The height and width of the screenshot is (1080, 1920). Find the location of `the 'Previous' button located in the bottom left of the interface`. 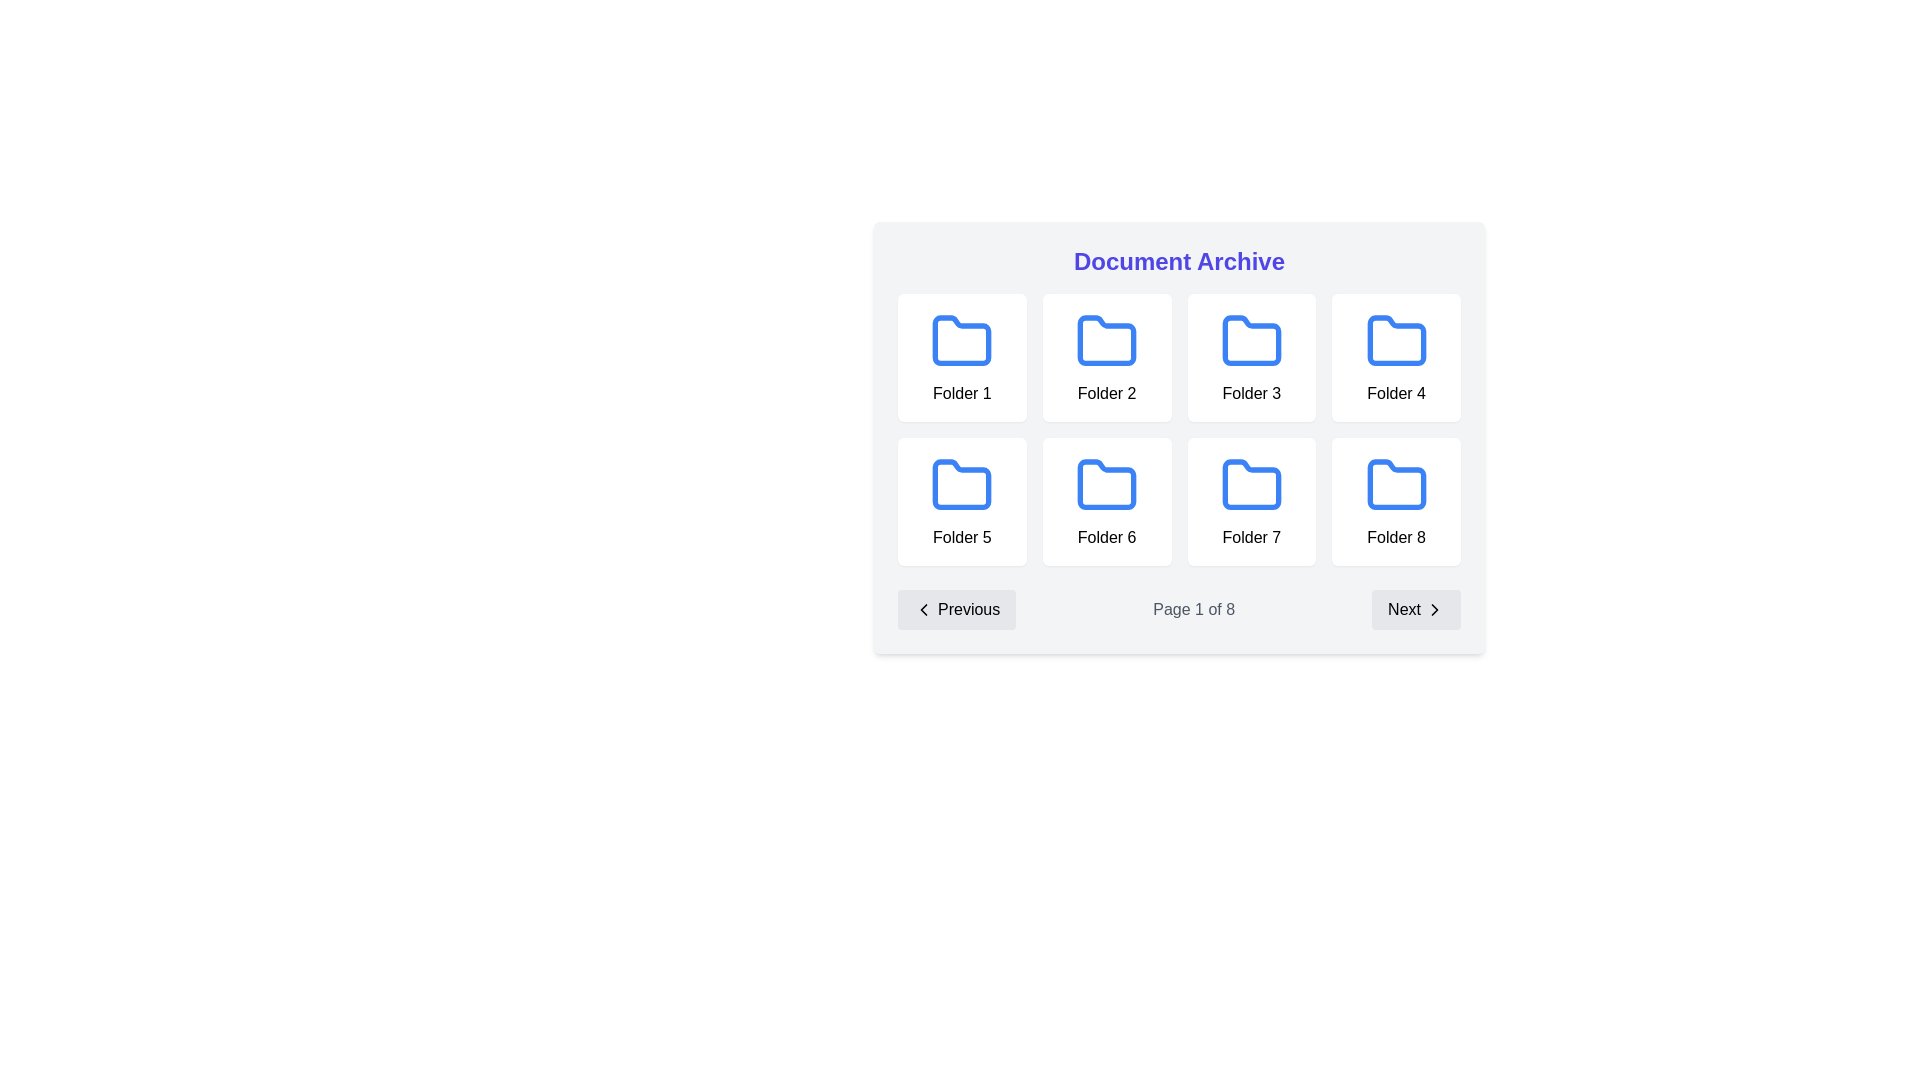

the 'Previous' button located in the bottom left of the interface is located at coordinates (923, 608).